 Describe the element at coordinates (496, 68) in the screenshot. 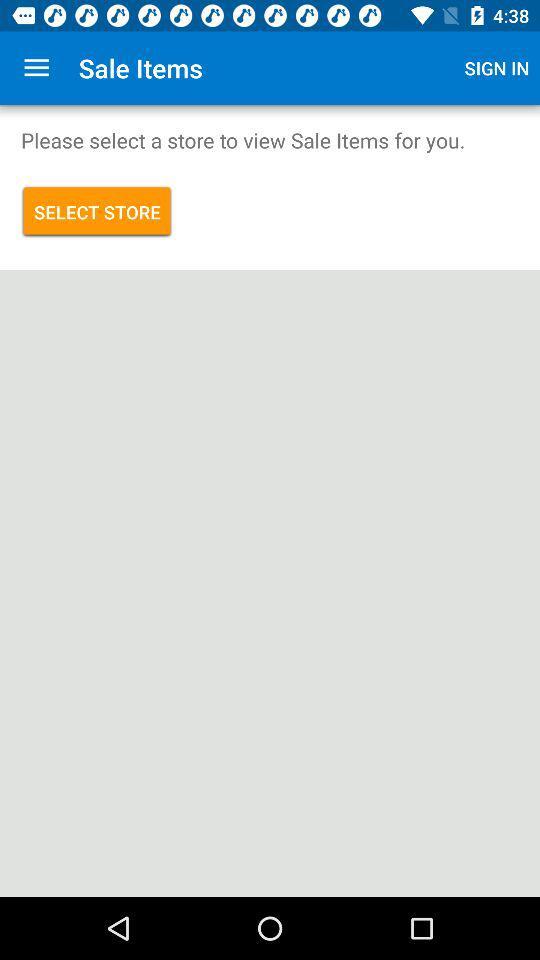

I see `the app to the right of sale items icon` at that location.